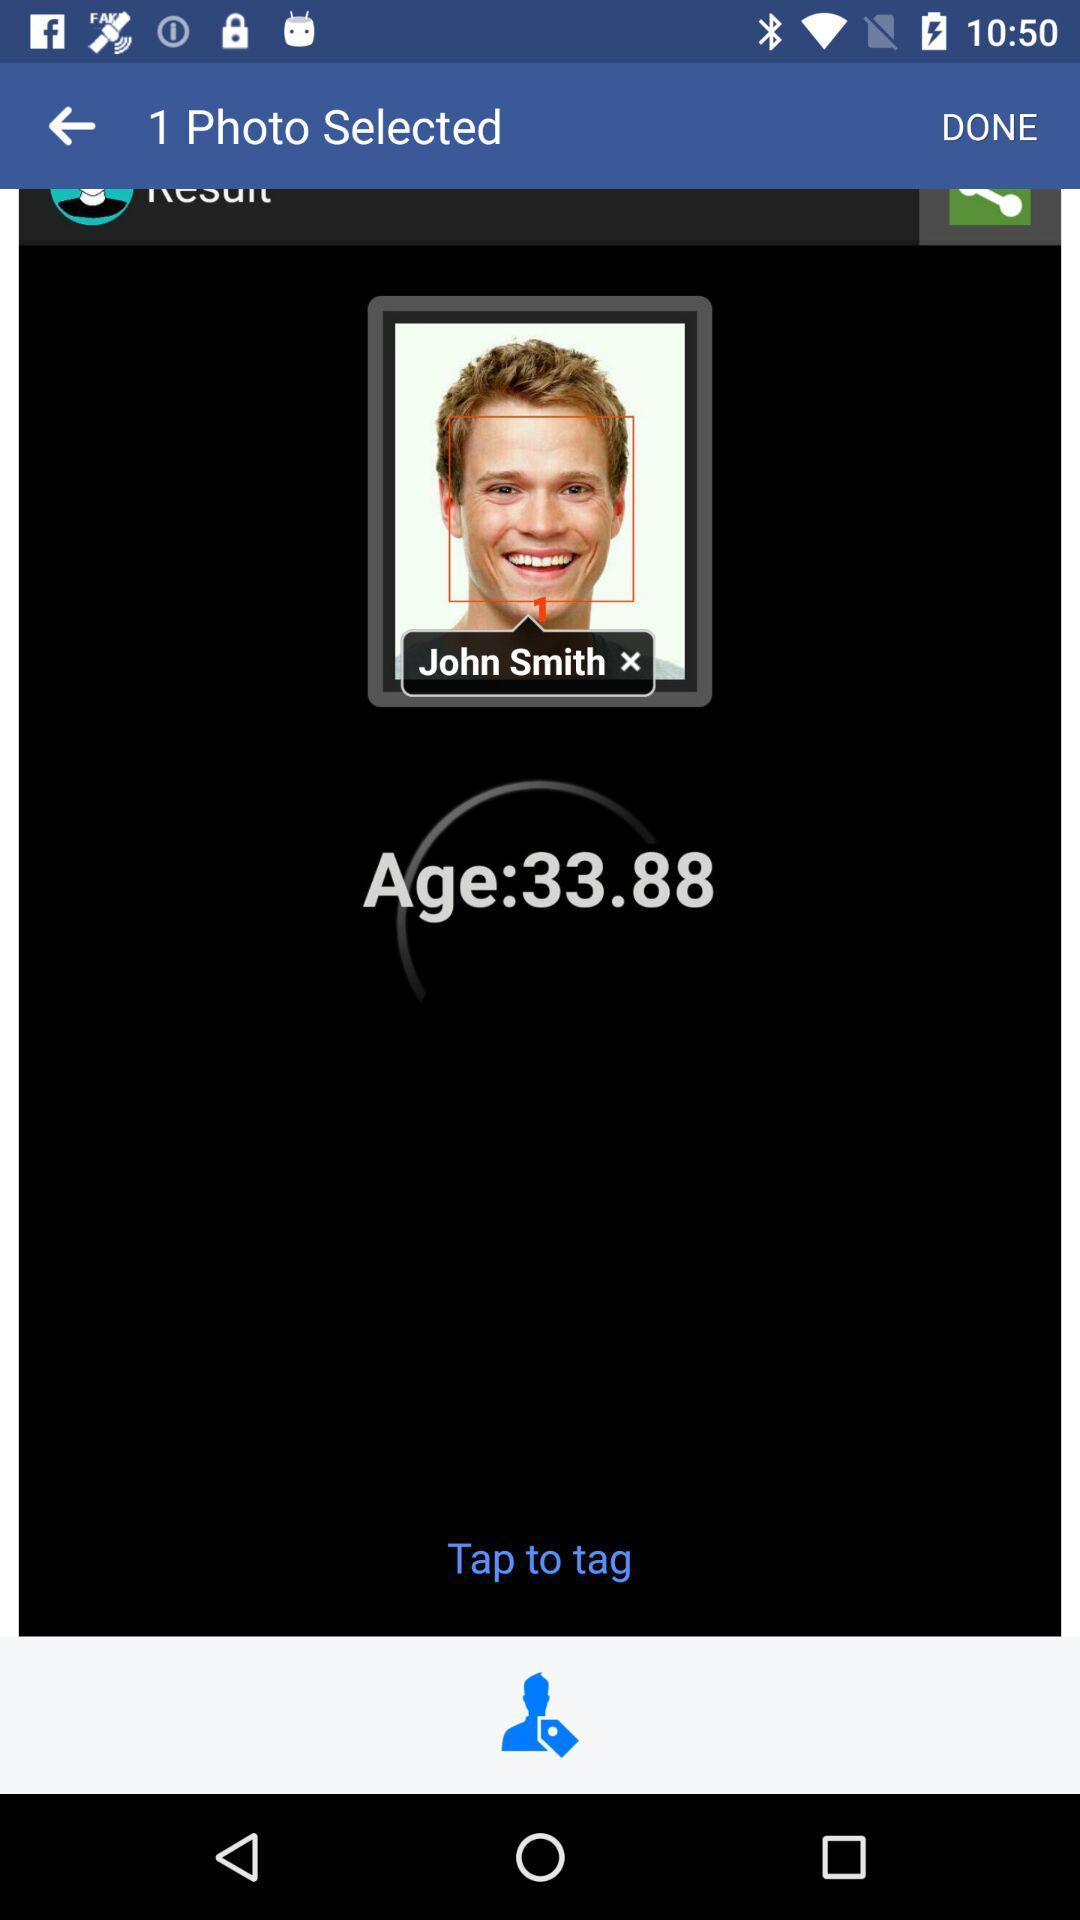 The image size is (1080, 1920). What do you see at coordinates (628, 662) in the screenshot?
I see `the close icon` at bounding box center [628, 662].